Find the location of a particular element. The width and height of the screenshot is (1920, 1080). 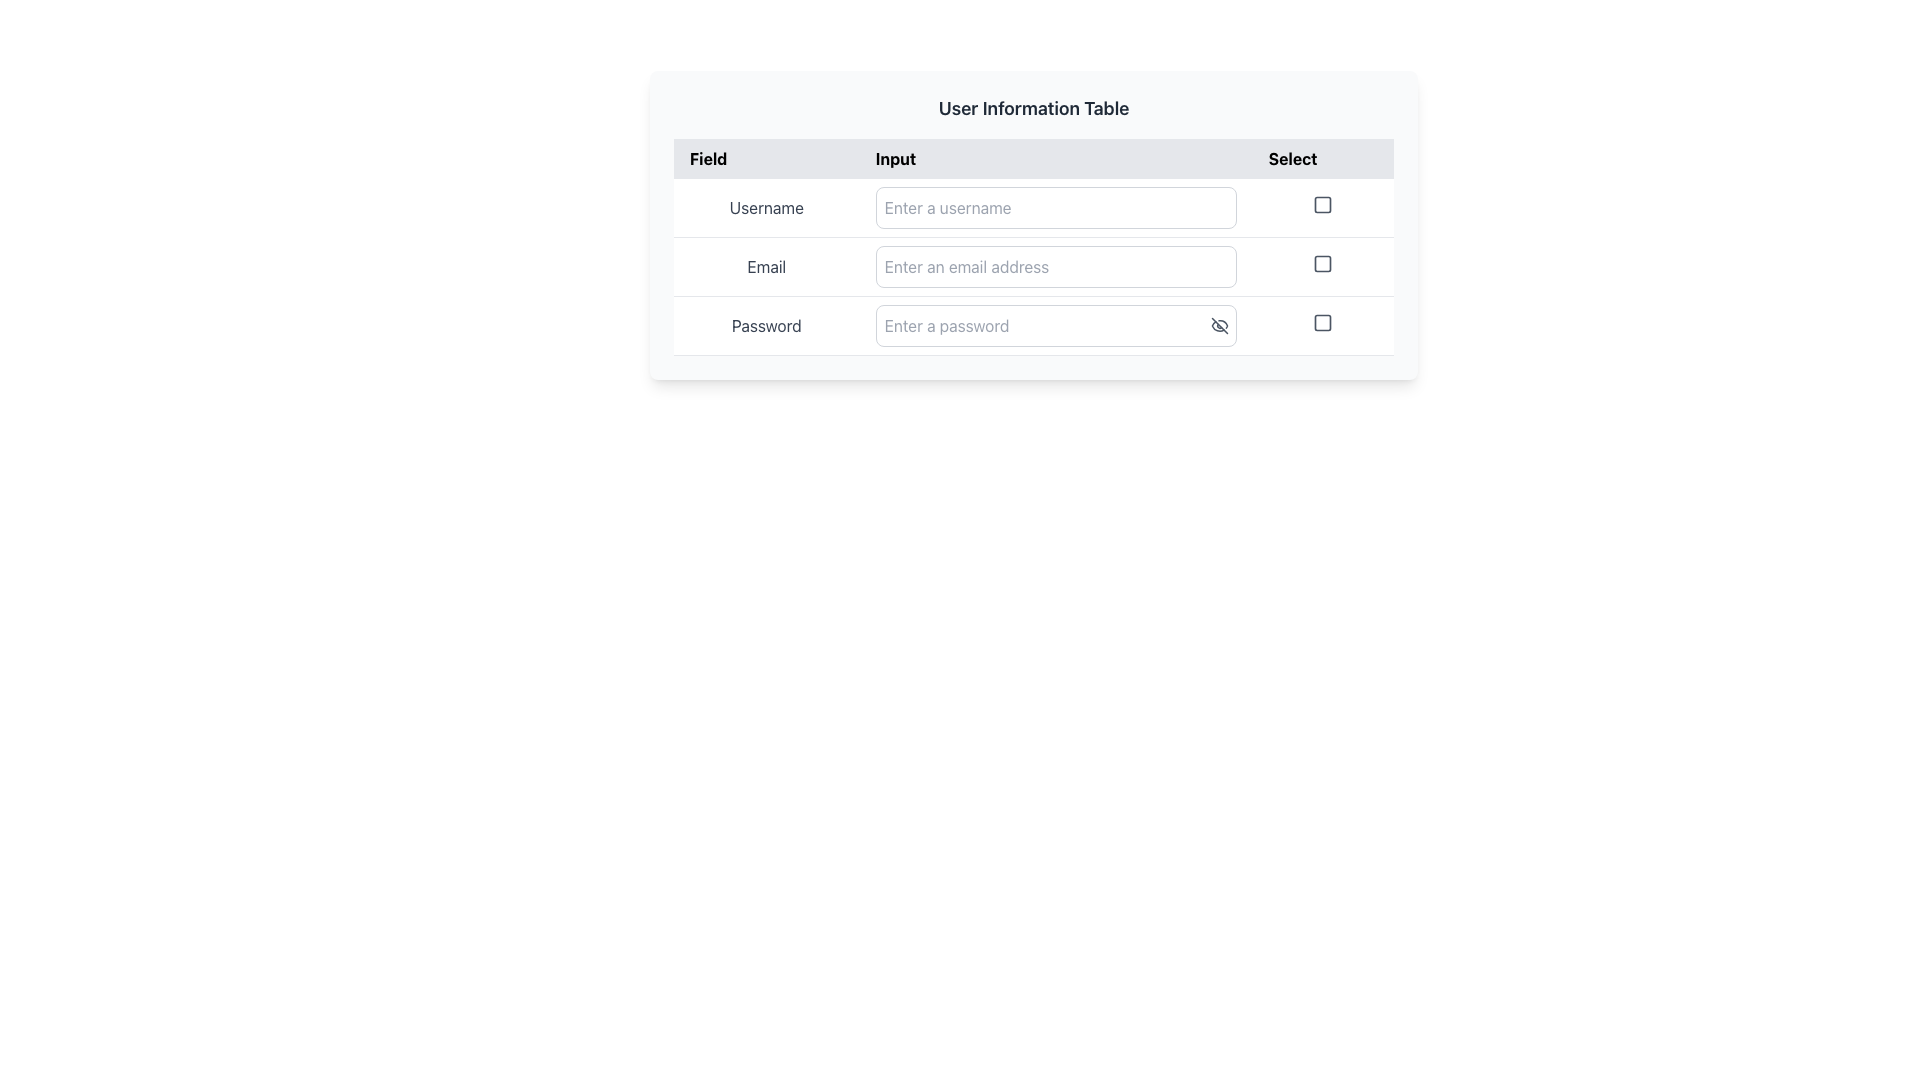

the checkbox located in the last column of the row labeled 'Email' within the table is located at coordinates (1323, 265).